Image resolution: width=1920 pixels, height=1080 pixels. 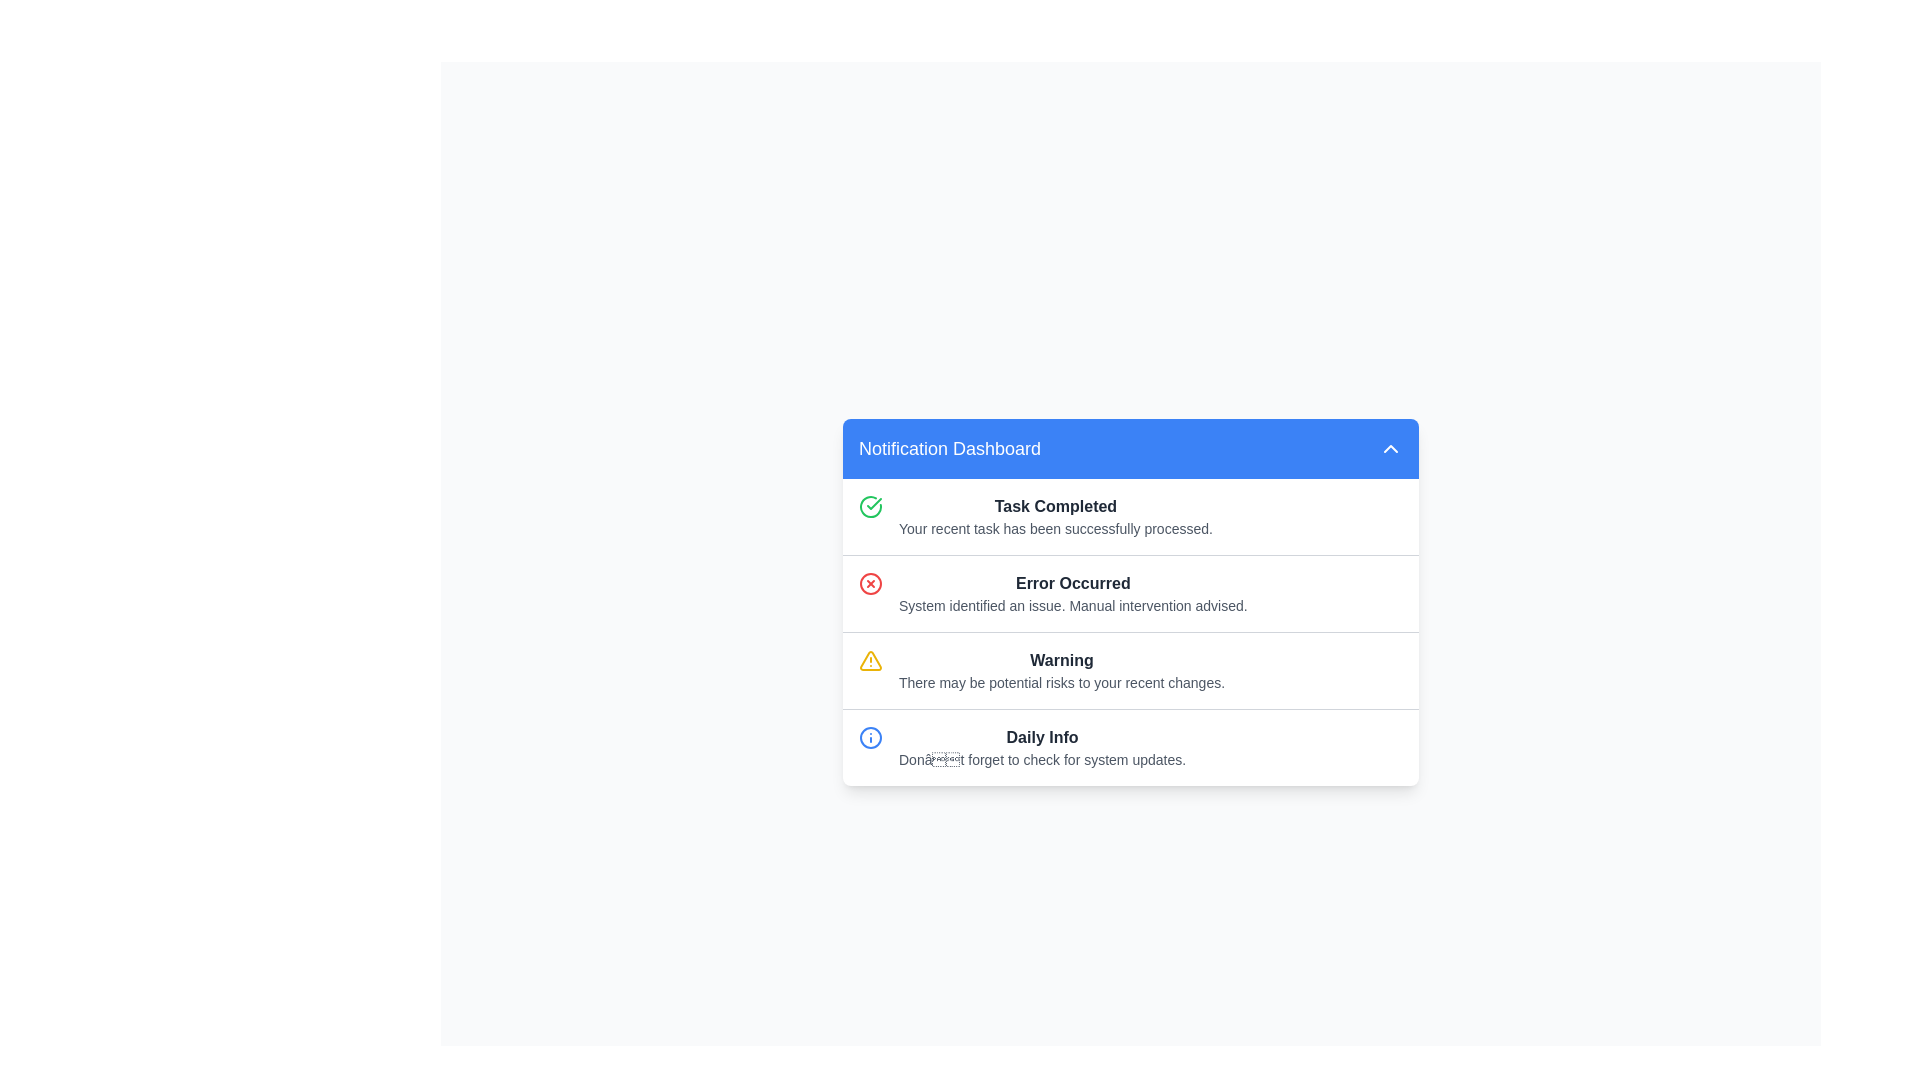 I want to click on the warning icon indicating caution in the Notification Dashboard, which is positioned to the left of the text 'There may be potential risks to your recent changes.', so click(x=870, y=660).